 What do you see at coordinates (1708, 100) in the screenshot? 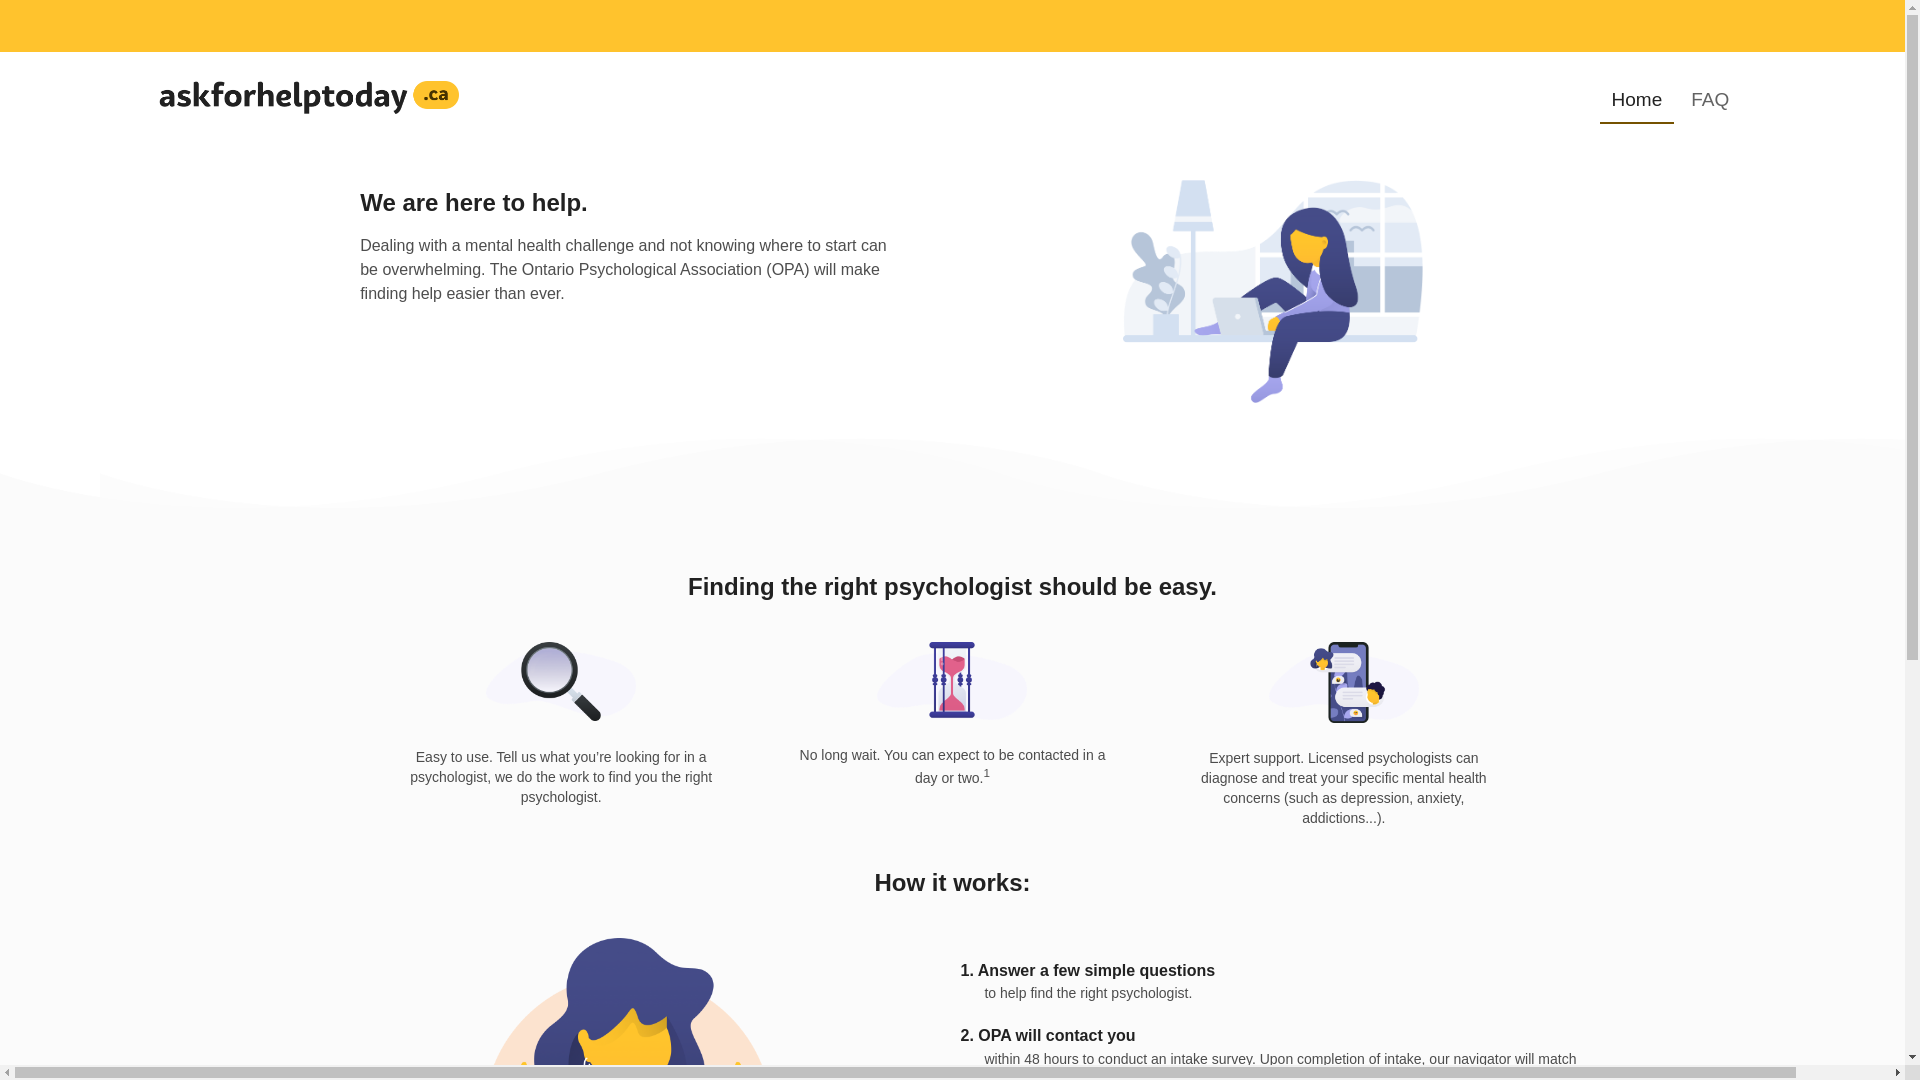
I see `'FAQ'` at bounding box center [1708, 100].